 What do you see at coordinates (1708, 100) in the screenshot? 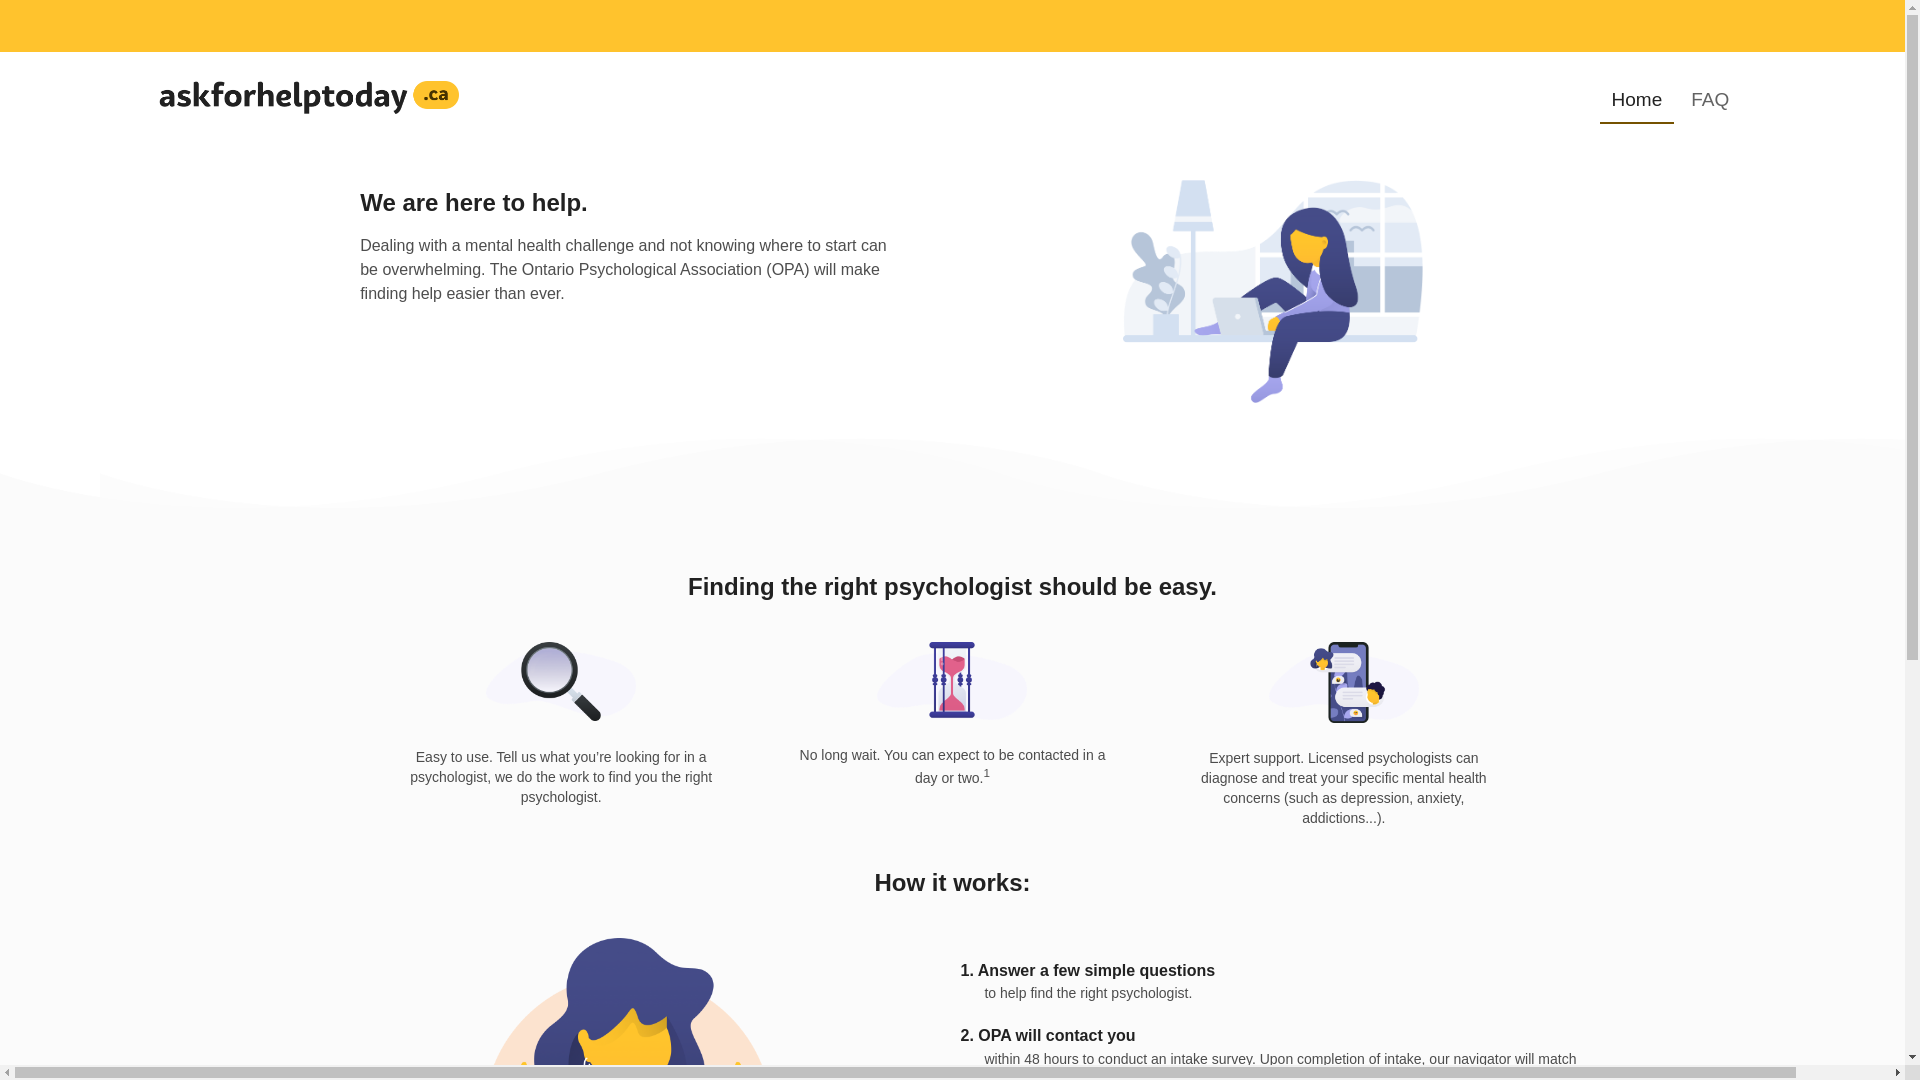
I see `'FAQ'` at bounding box center [1708, 100].